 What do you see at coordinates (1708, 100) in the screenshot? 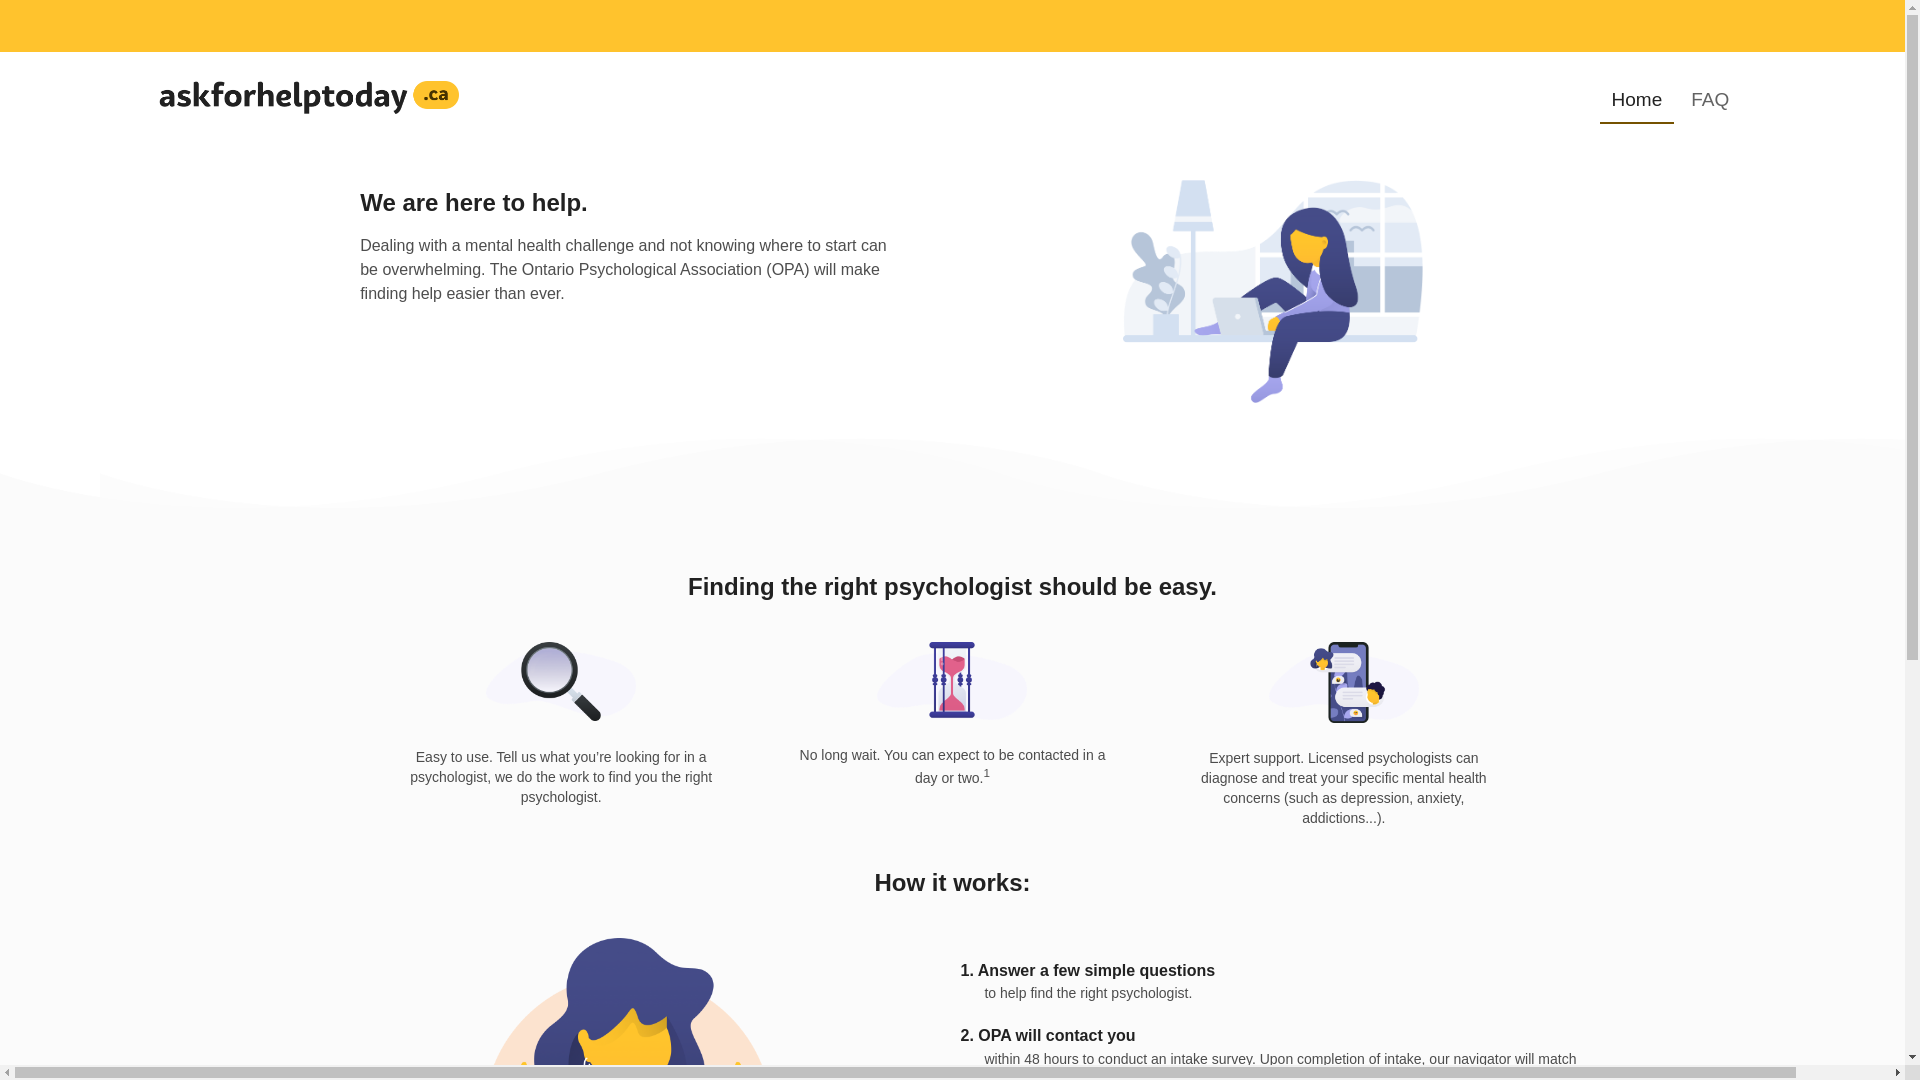
I see `'FAQ'` at bounding box center [1708, 100].